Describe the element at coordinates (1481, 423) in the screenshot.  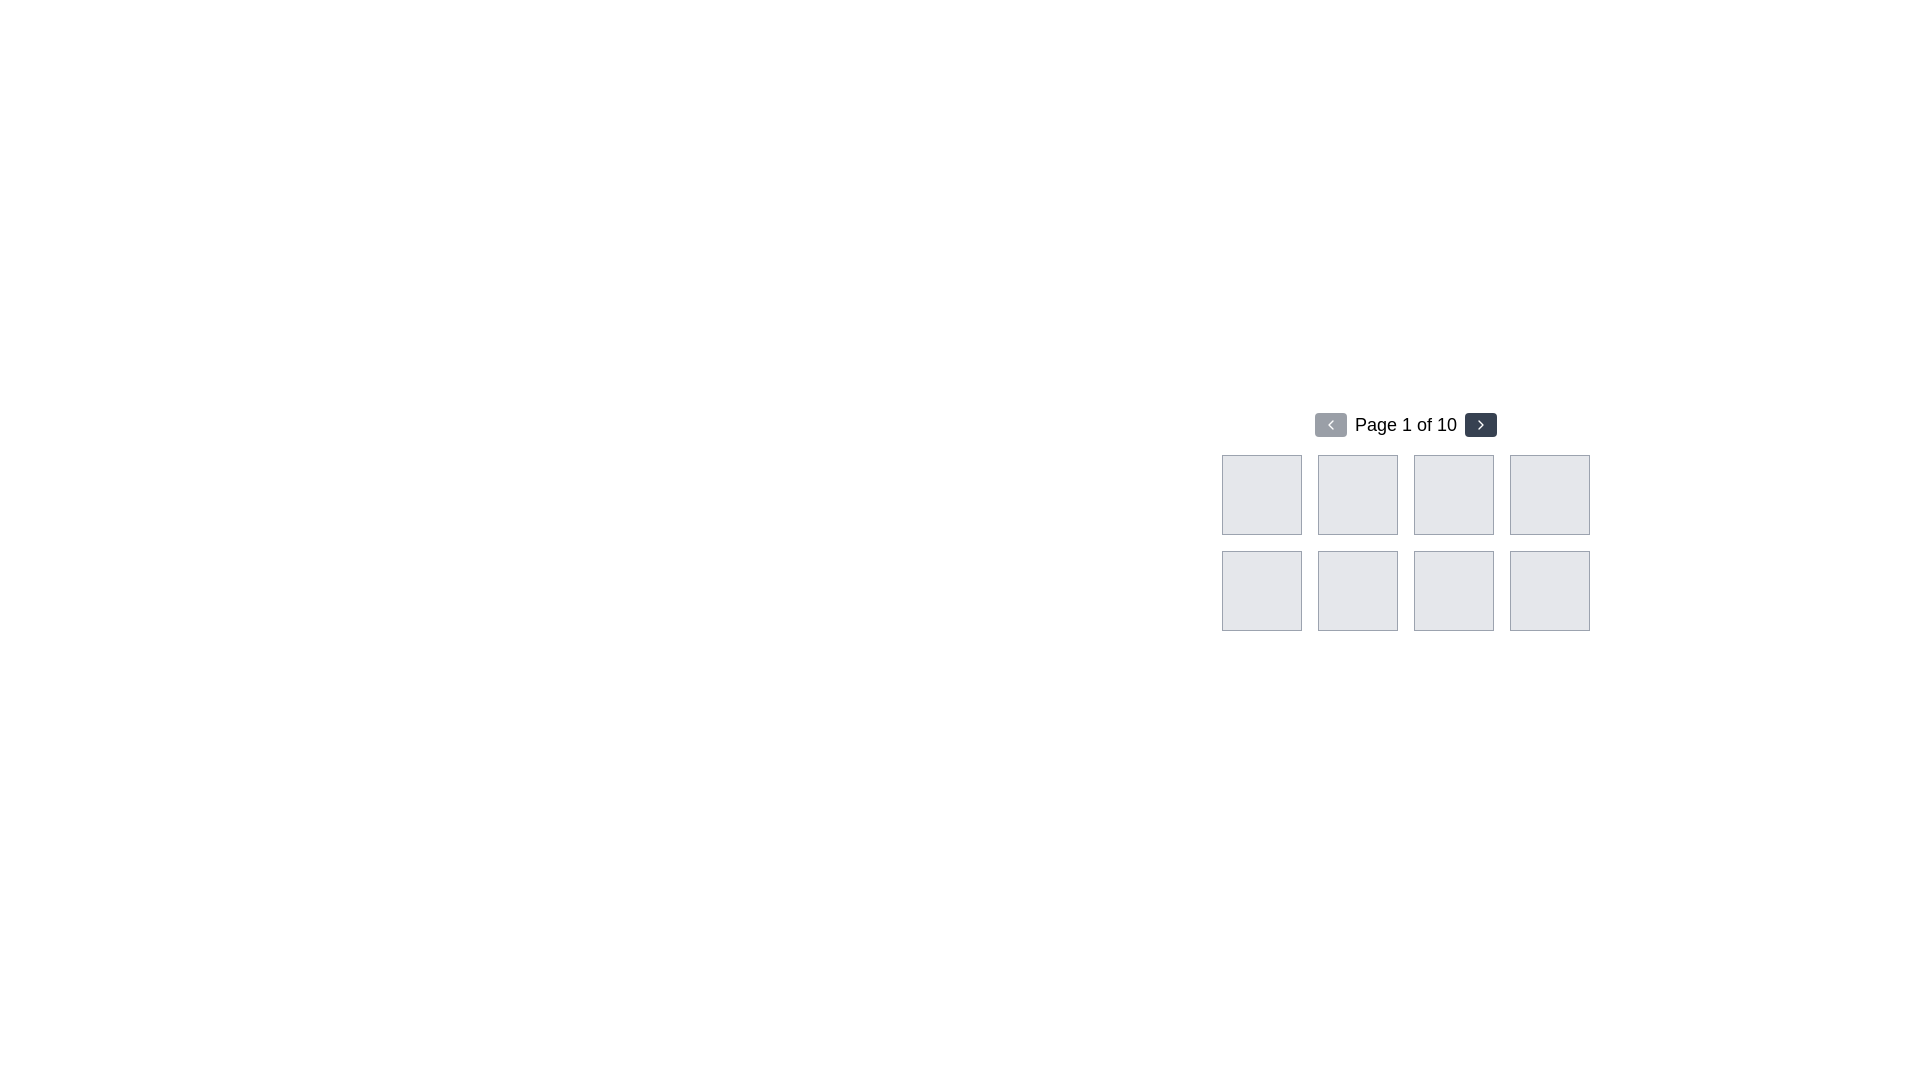
I see `the chevron icon located at the top-right section of the interface, which serves as a navigation control for paginated display` at that location.